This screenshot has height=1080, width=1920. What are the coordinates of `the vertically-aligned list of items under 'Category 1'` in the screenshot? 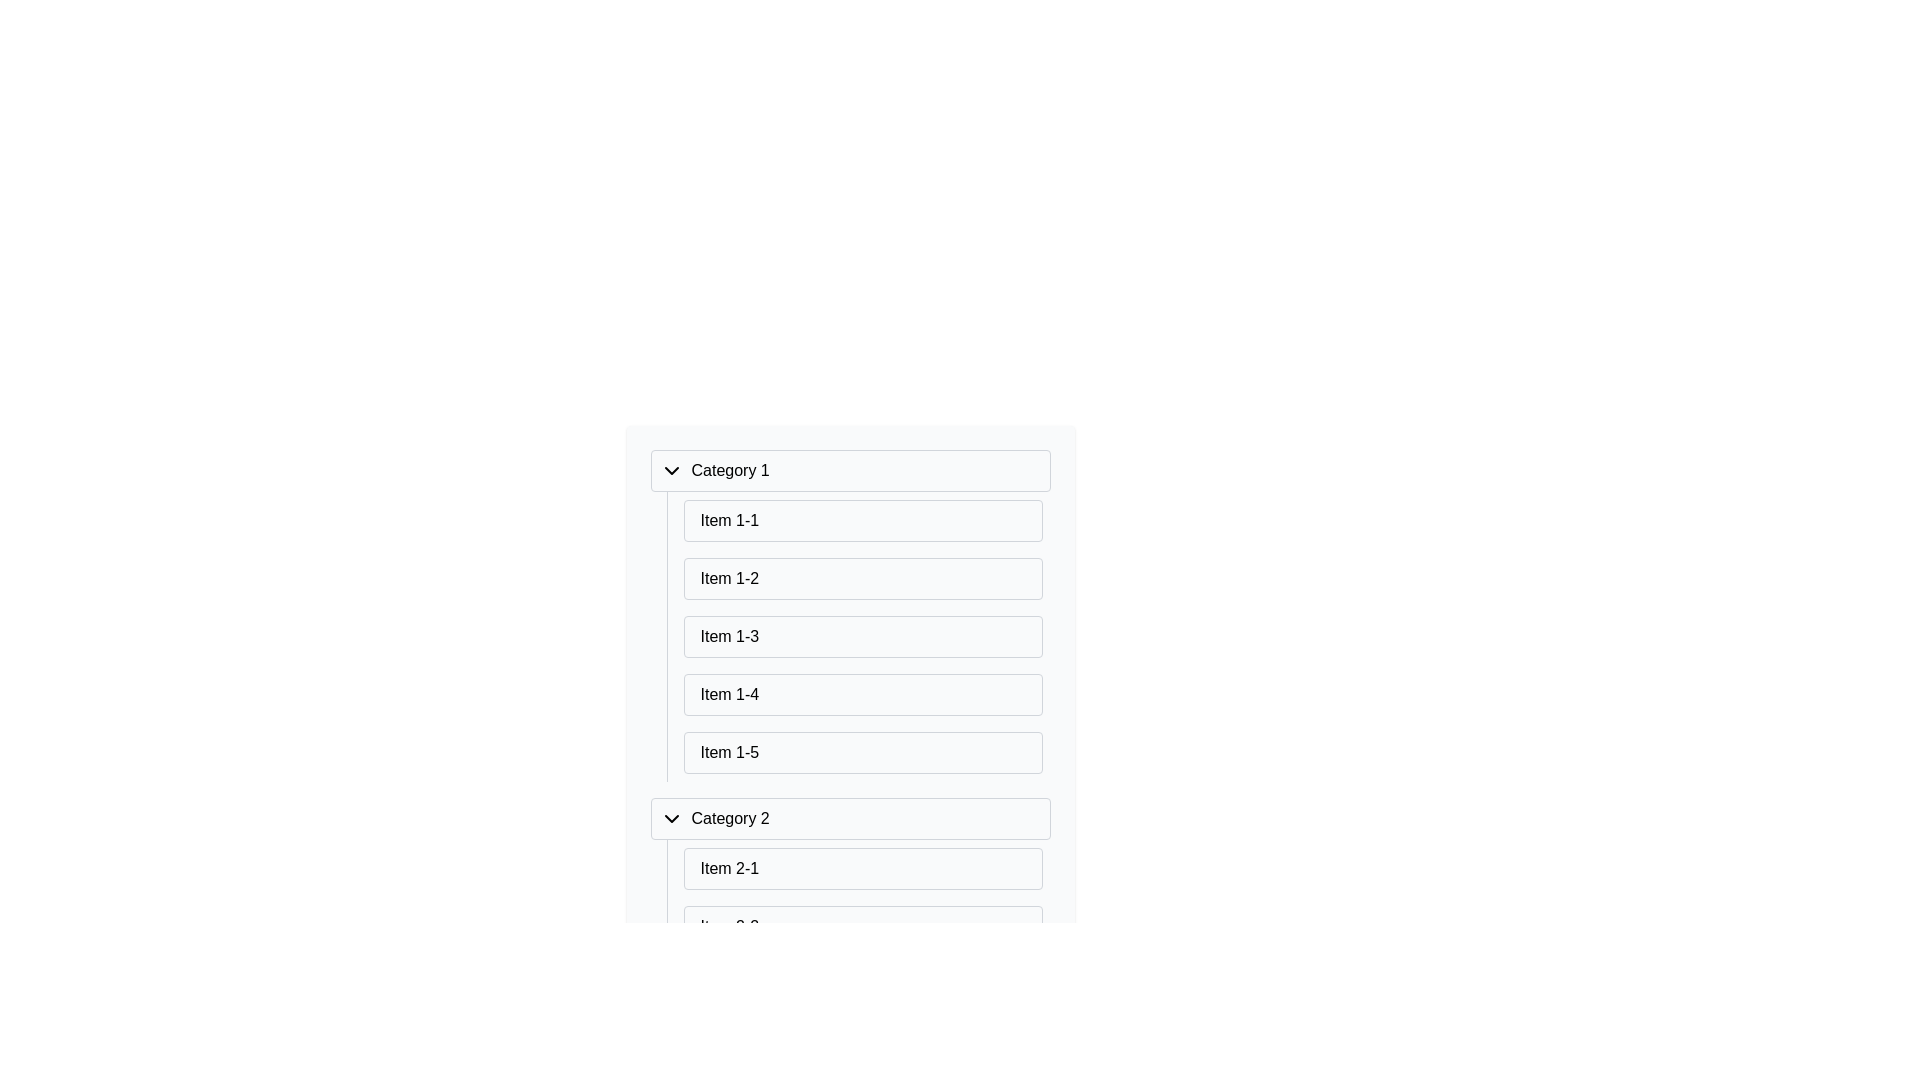 It's located at (858, 636).